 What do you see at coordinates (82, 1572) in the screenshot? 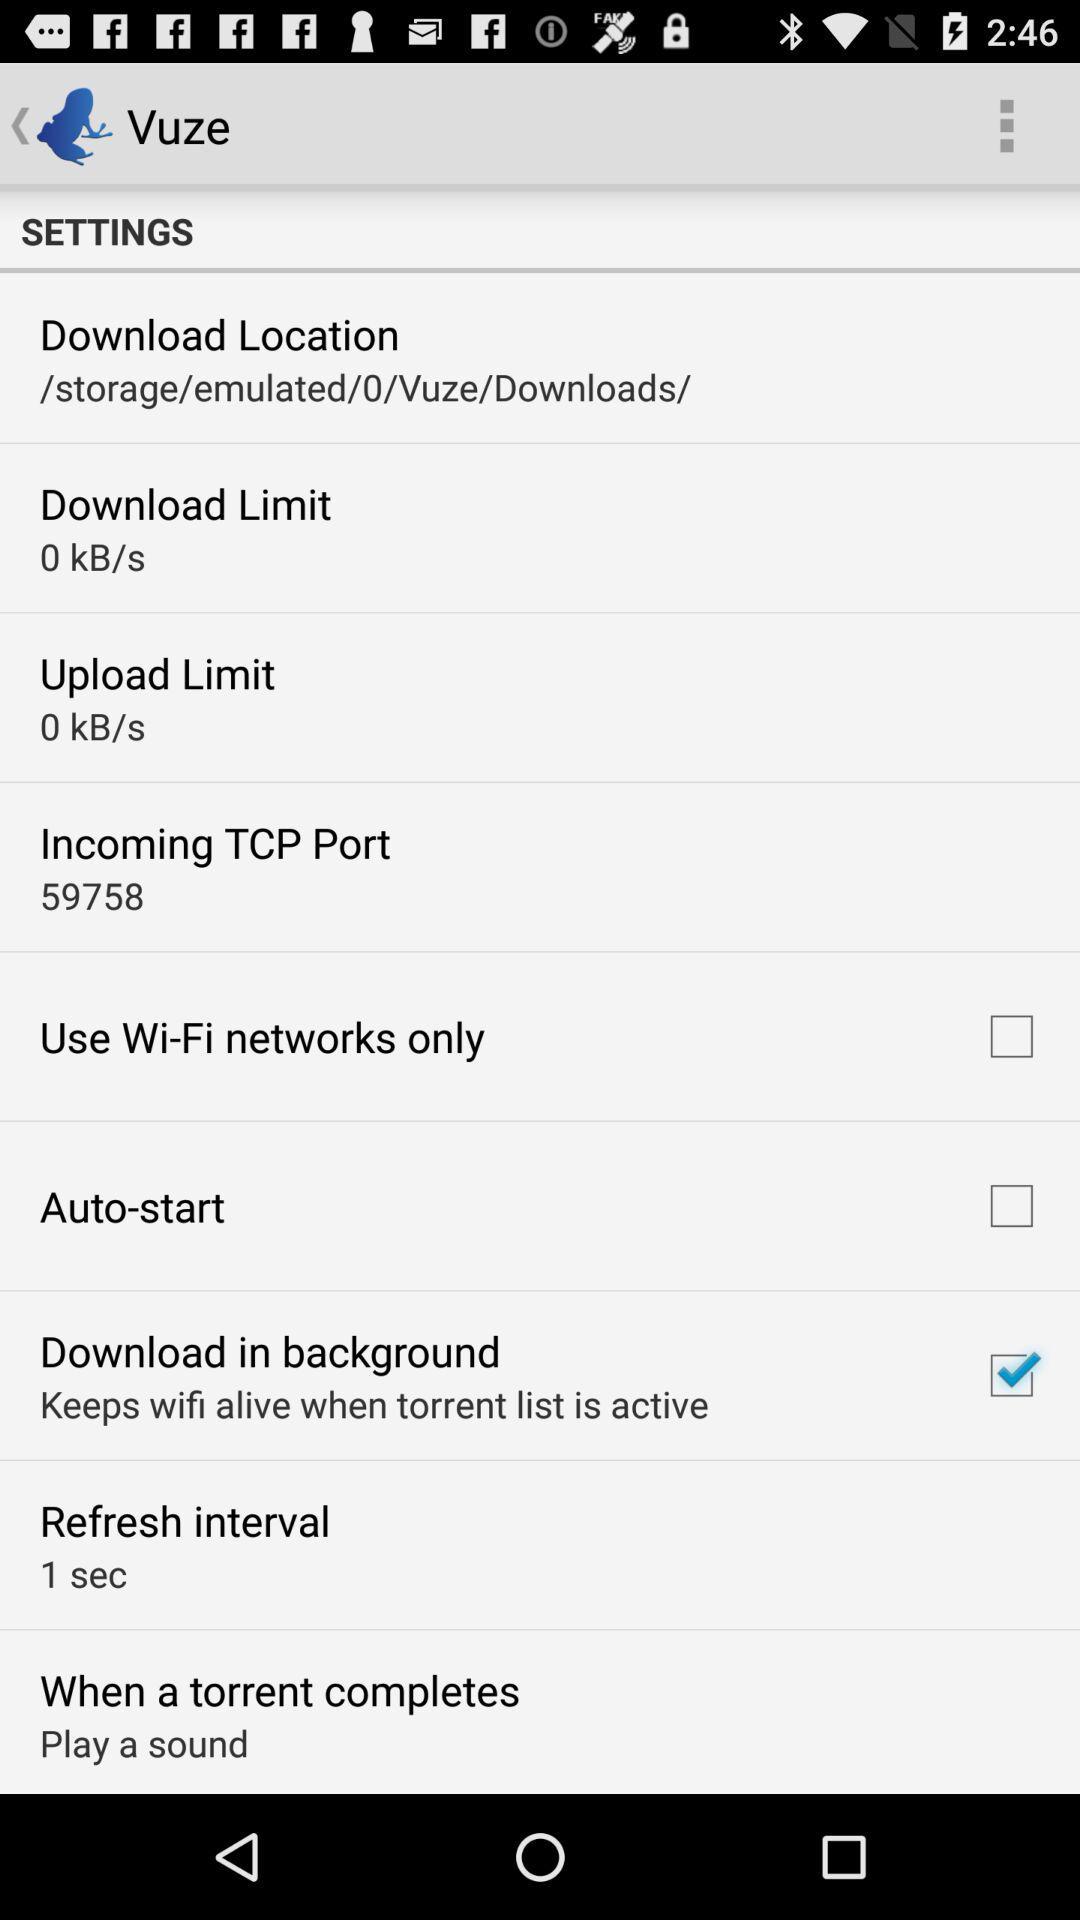
I see `the 1 sec icon` at bounding box center [82, 1572].